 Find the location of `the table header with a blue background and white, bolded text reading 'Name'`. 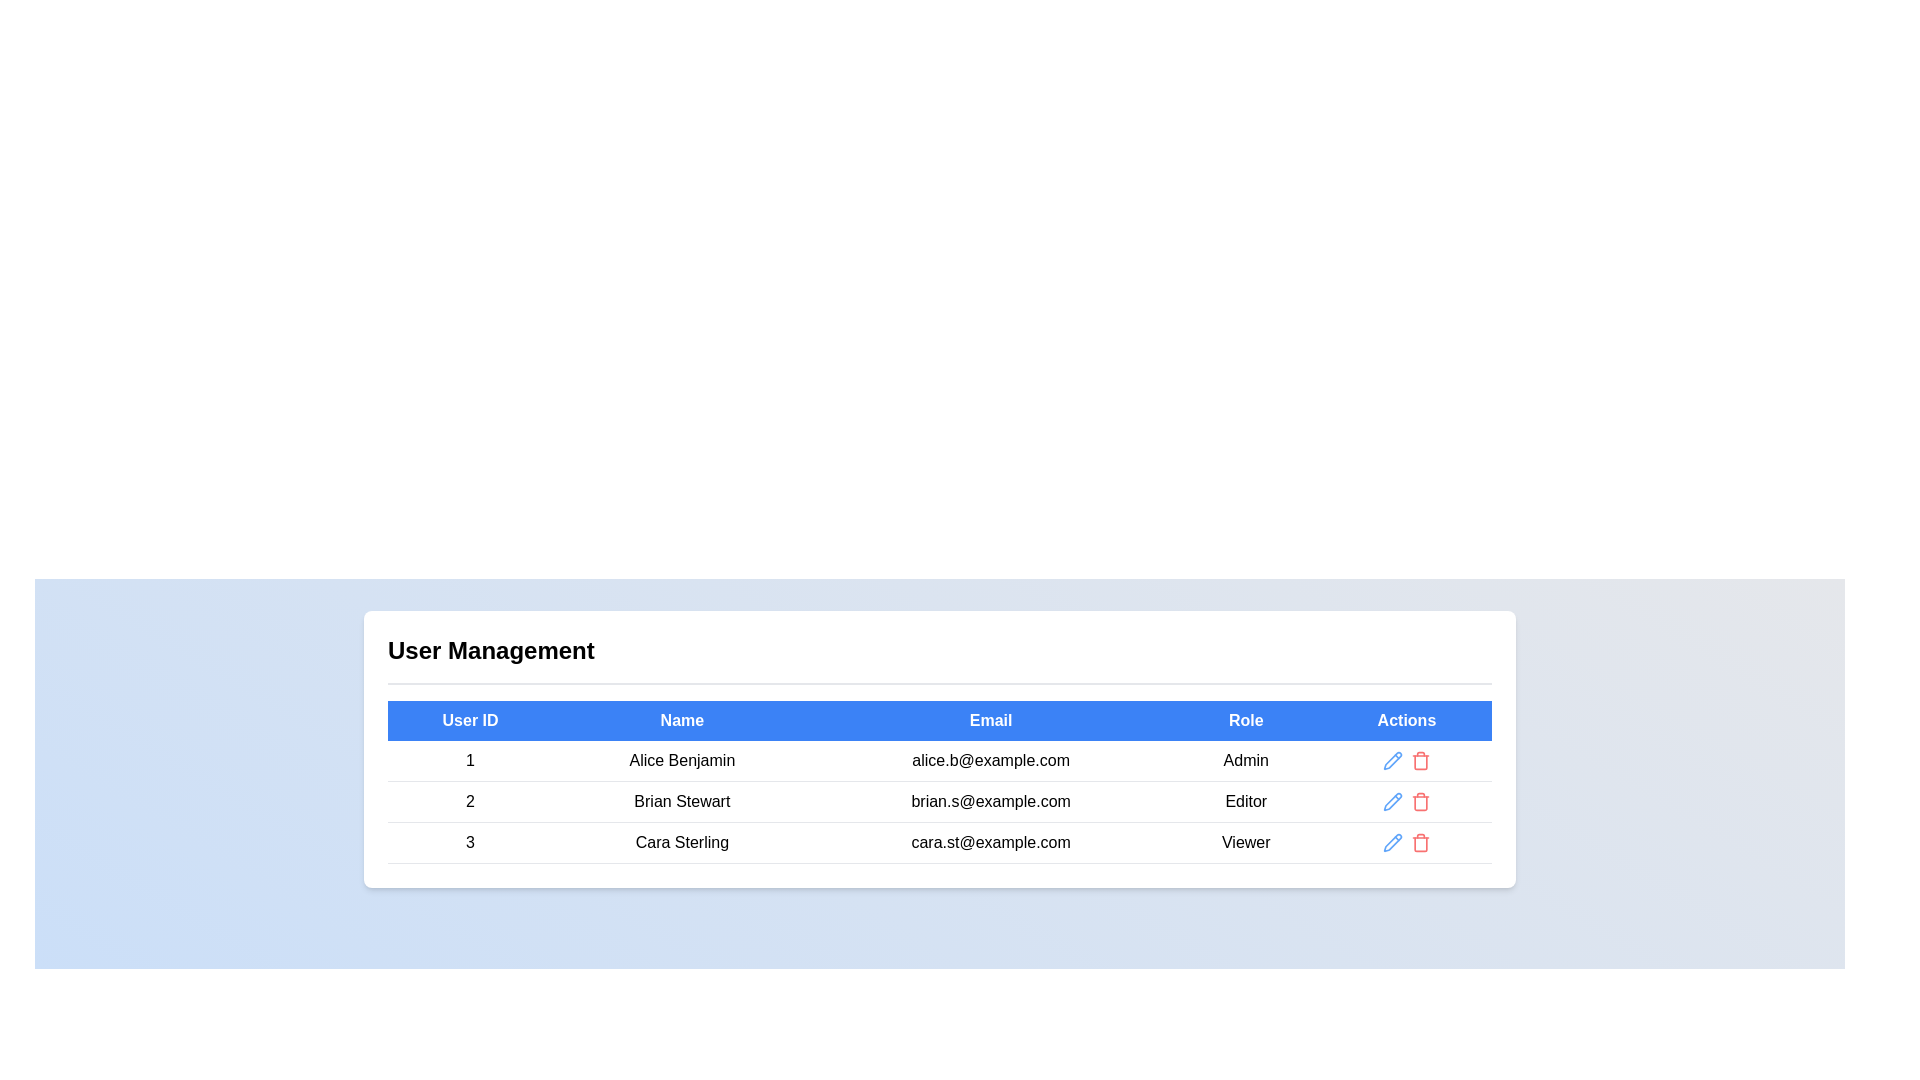

the table header with a blue background and white, bolded text reading 'Name' is located at coordinates (682, 721).